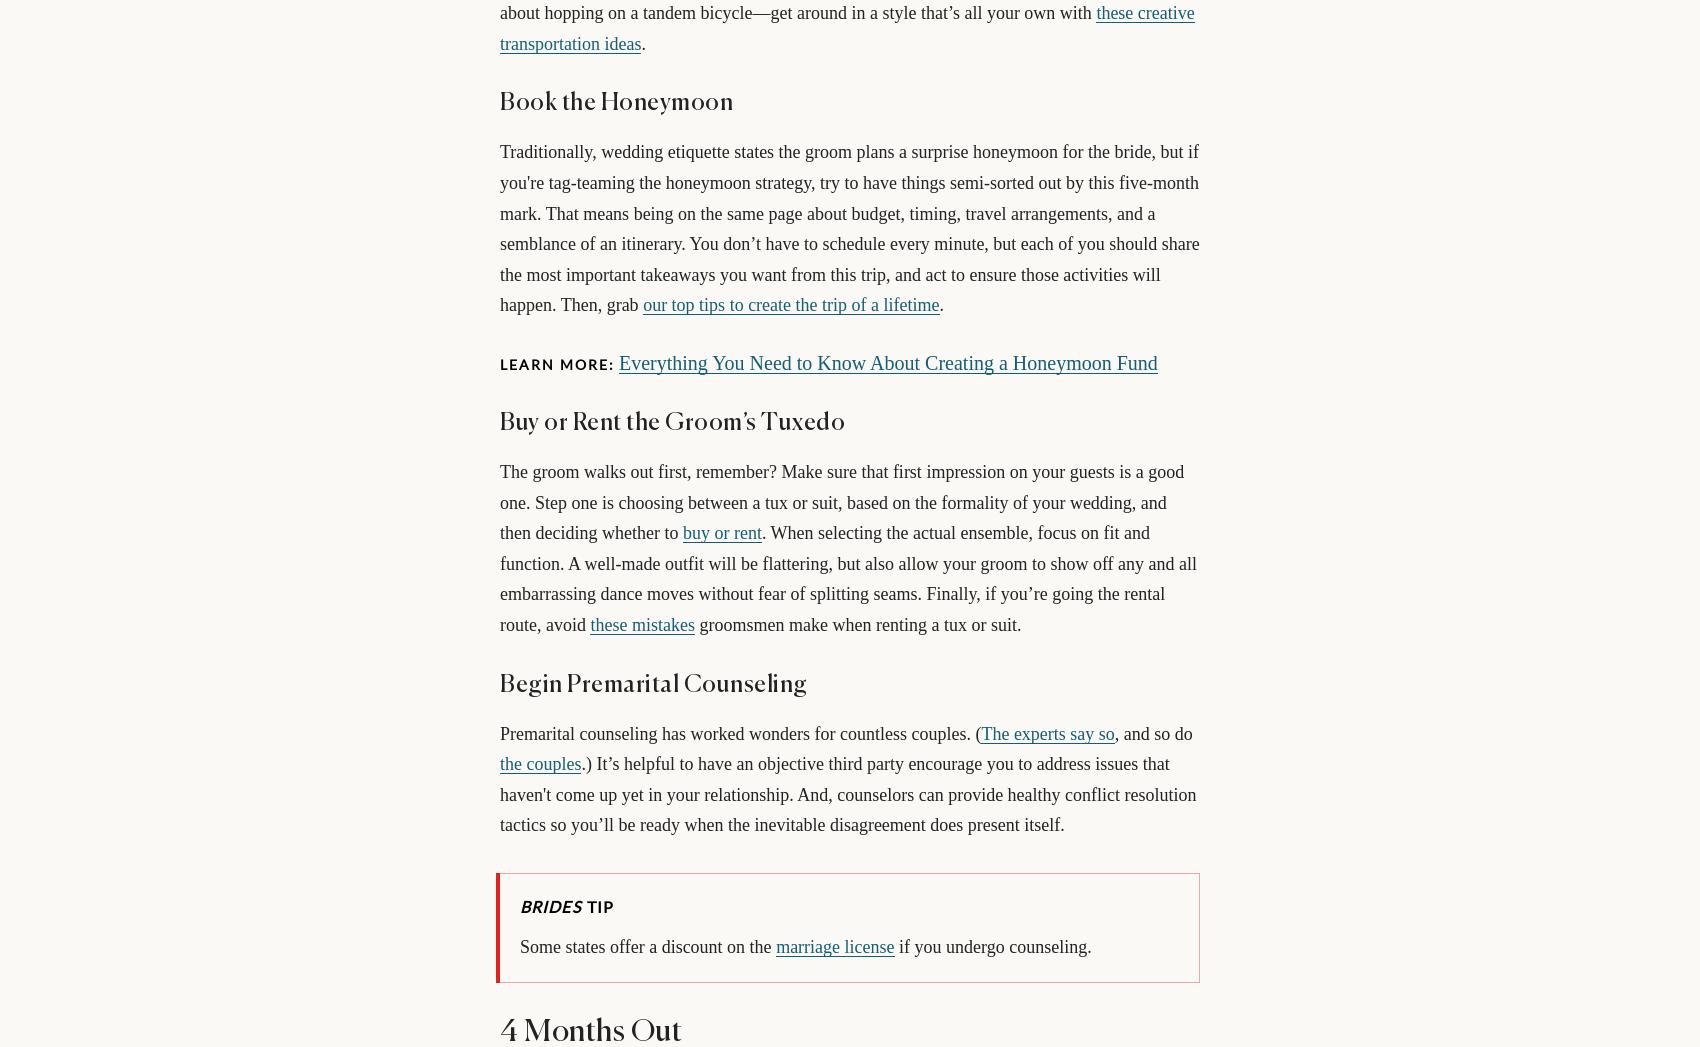 This screenshot has height=1047, width=1700. I want to click on 'Begin Premarital Counseling', so click(653, 683).